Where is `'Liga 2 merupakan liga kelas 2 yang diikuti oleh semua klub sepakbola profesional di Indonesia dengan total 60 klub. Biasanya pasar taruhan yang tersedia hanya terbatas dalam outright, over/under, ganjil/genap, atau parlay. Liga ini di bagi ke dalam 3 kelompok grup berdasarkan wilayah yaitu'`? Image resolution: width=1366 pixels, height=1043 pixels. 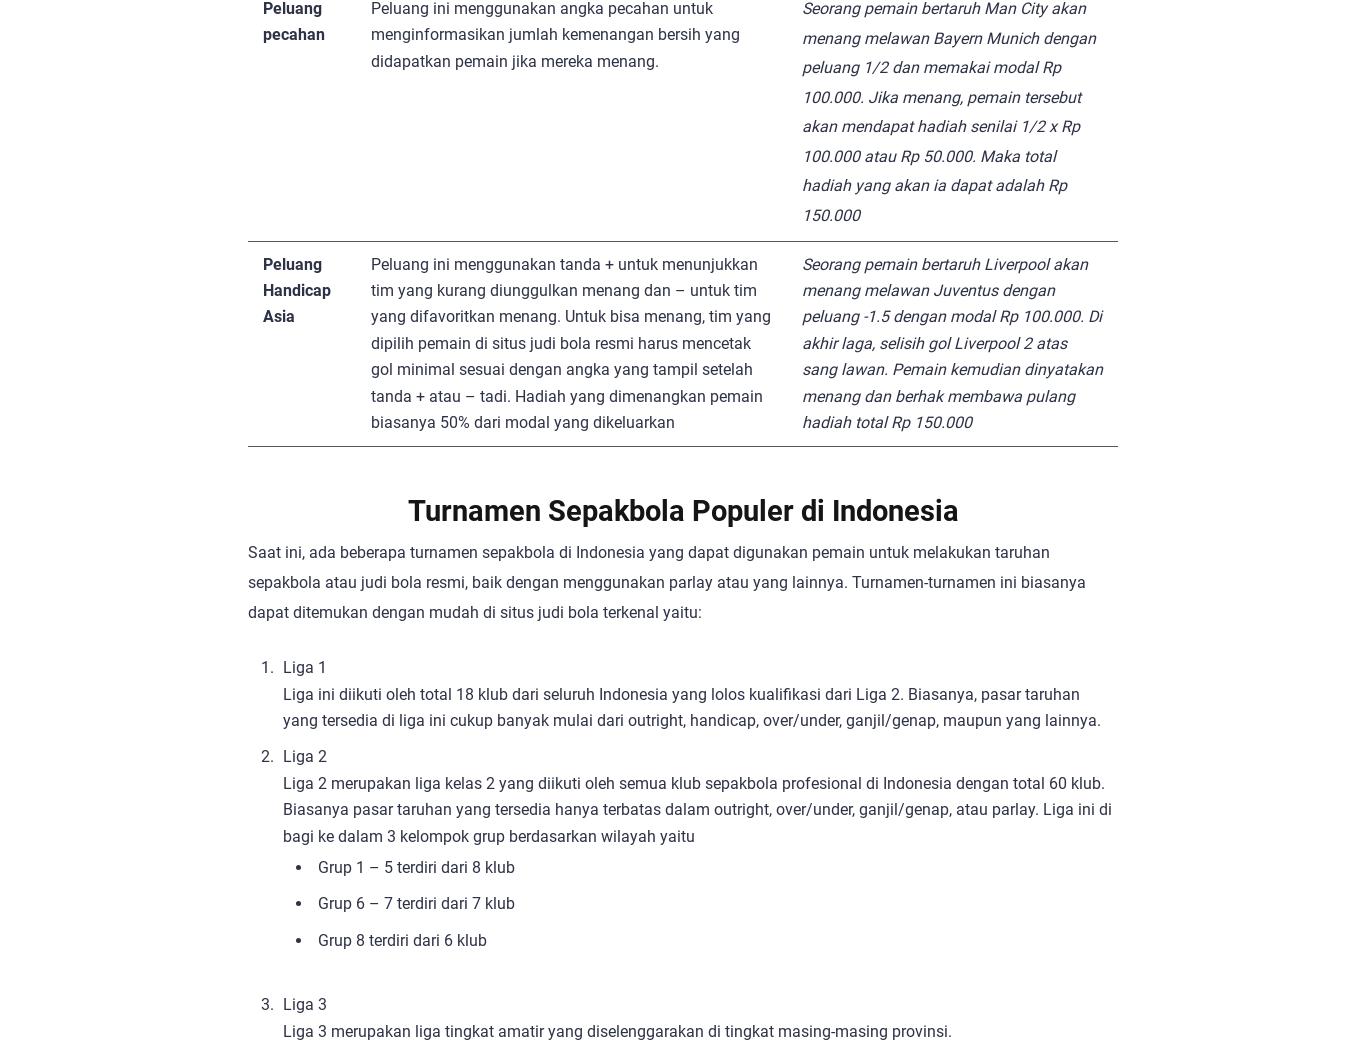 'Liga 2 merupakan liga kelas 2 yang diikuti oleh semua klub sepakbola profesional di Indonesia dengan total 60 klub. Biasanya pasar taruhan yang tersedia hanya terbatas dalam outright, over/under, ganjil/genap, atau parlay. Liga ini di bagi ke dalam 3 kelompok grup berdasarkan wilayah yaitu' is located at coordinates (283, 807).